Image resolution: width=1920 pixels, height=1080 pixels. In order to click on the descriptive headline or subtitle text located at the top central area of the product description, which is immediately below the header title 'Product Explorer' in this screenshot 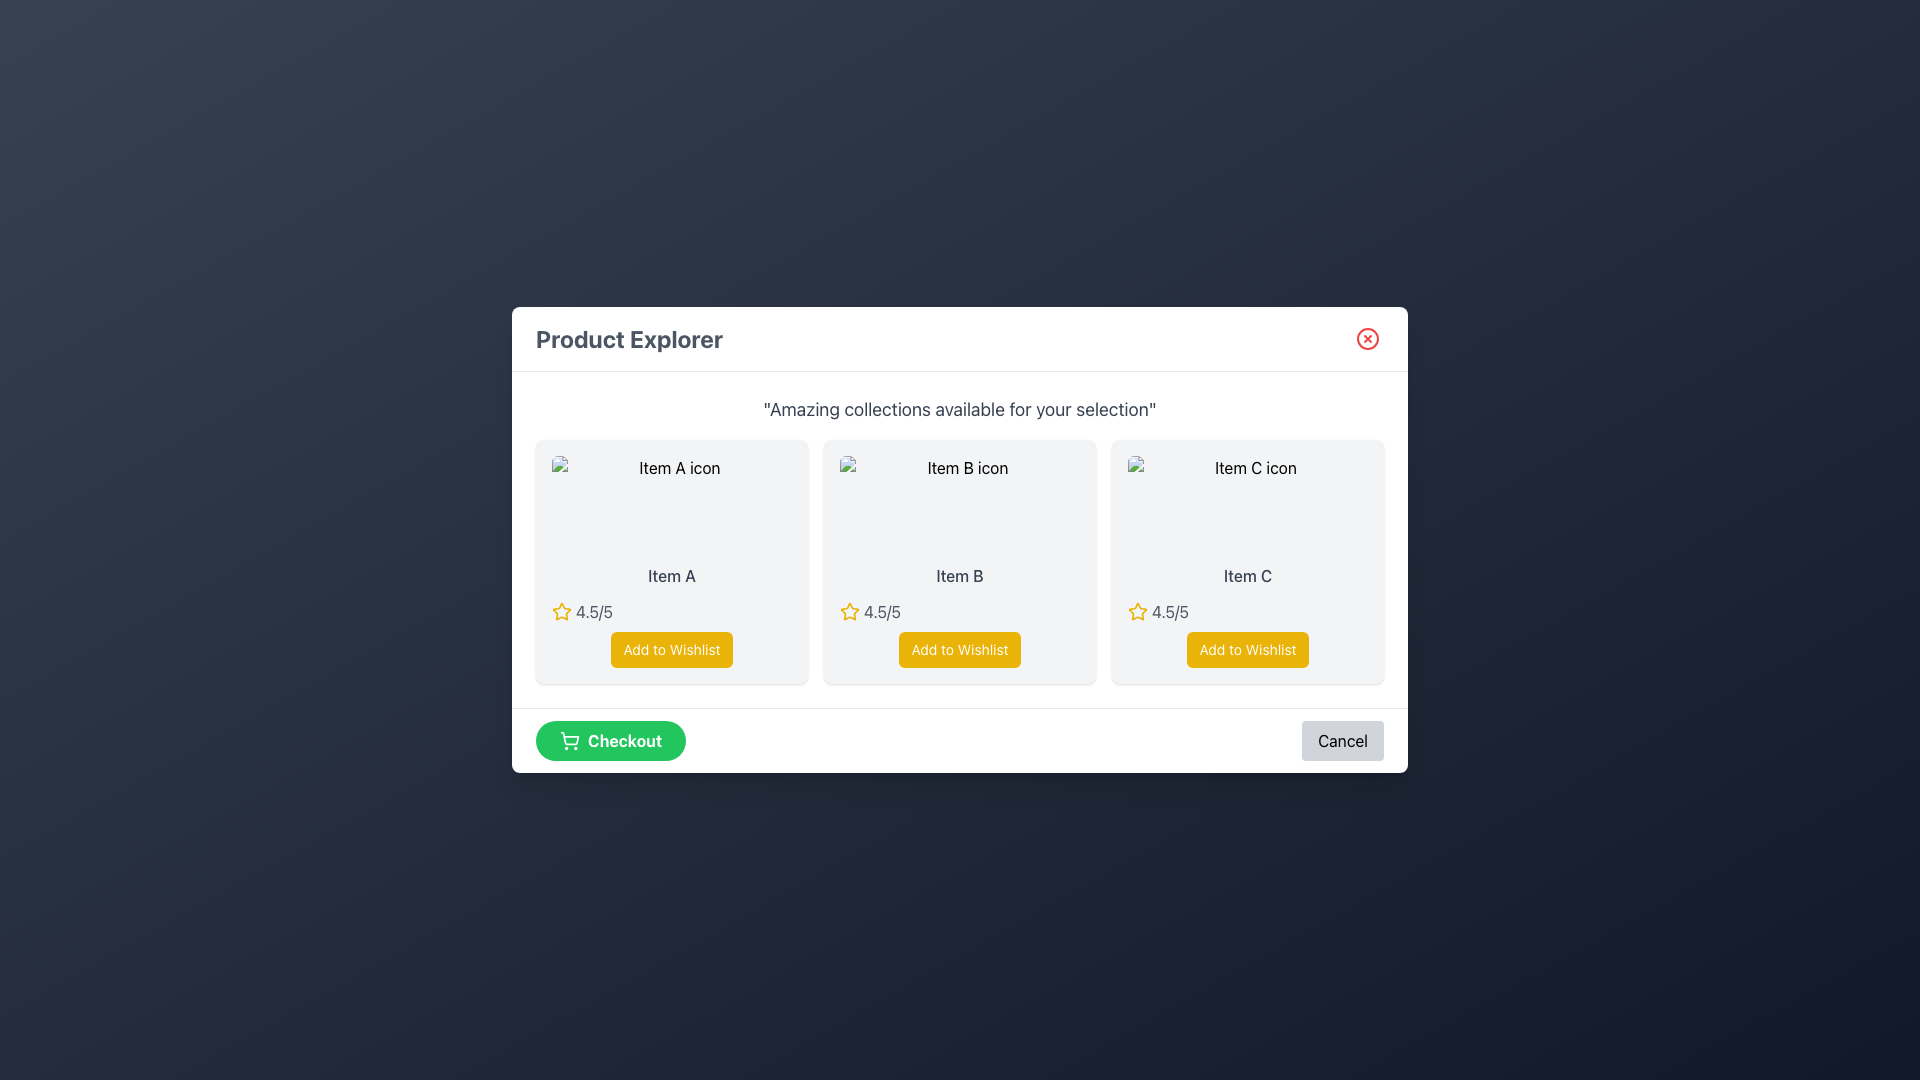, I will do `click(960, 408)`.